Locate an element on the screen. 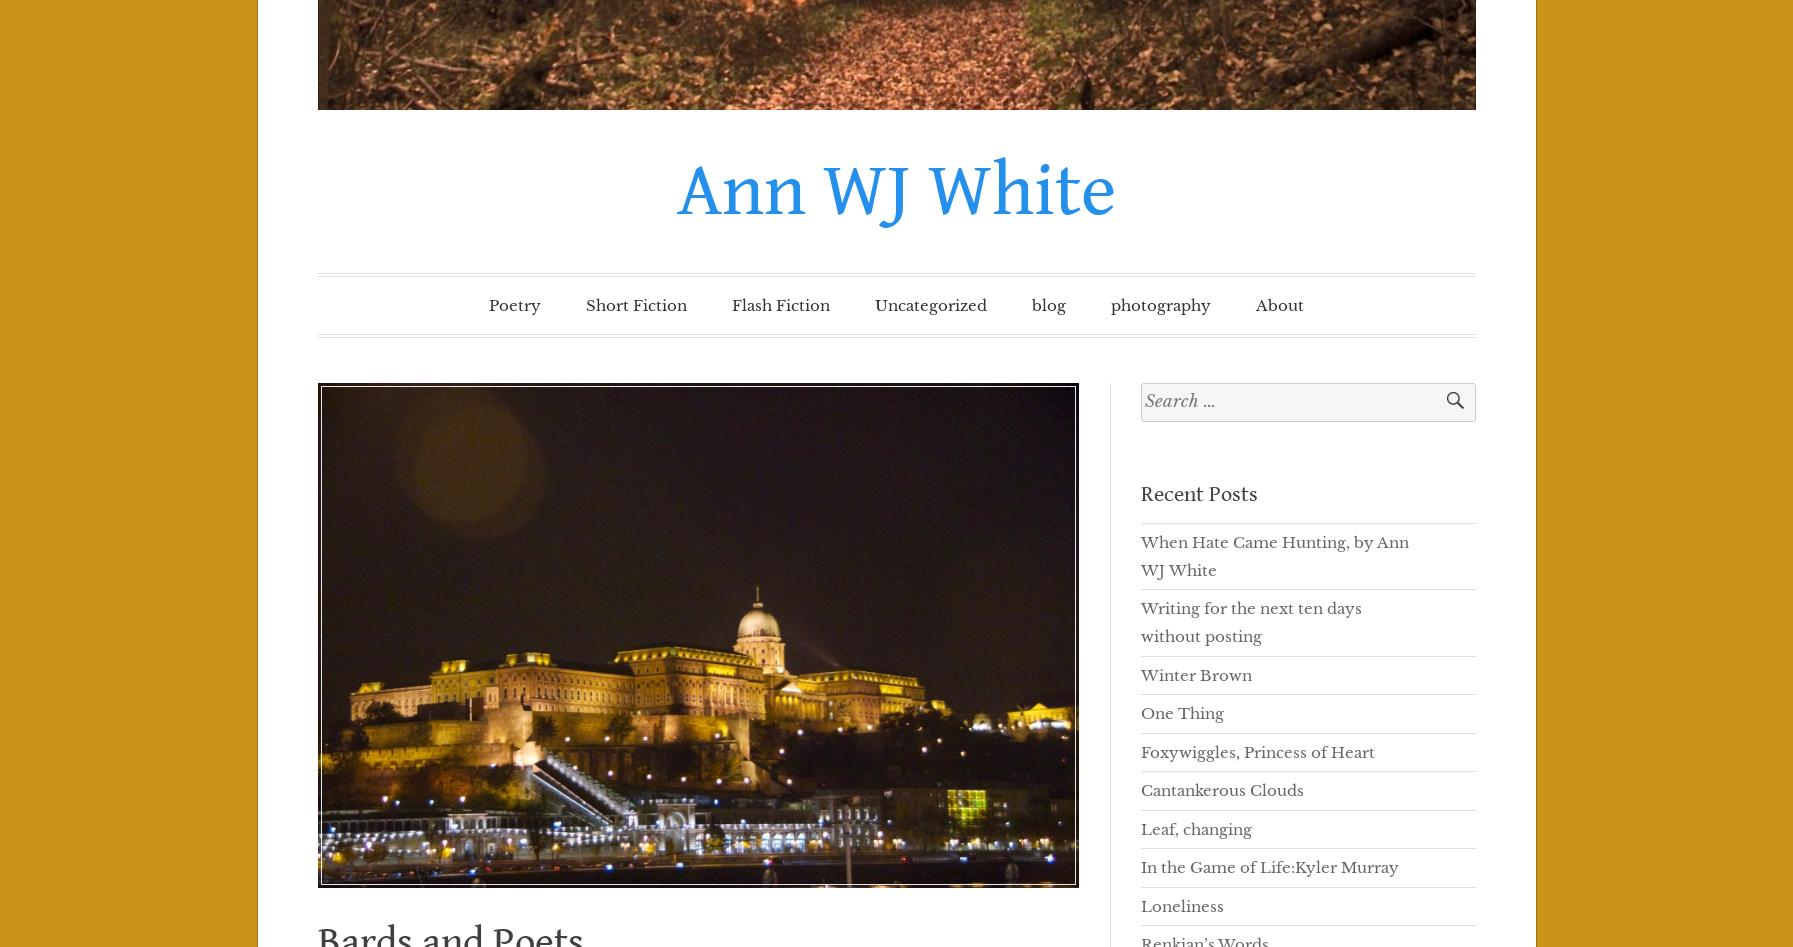  'Loneliness' is located at coordinates (1139, 904).